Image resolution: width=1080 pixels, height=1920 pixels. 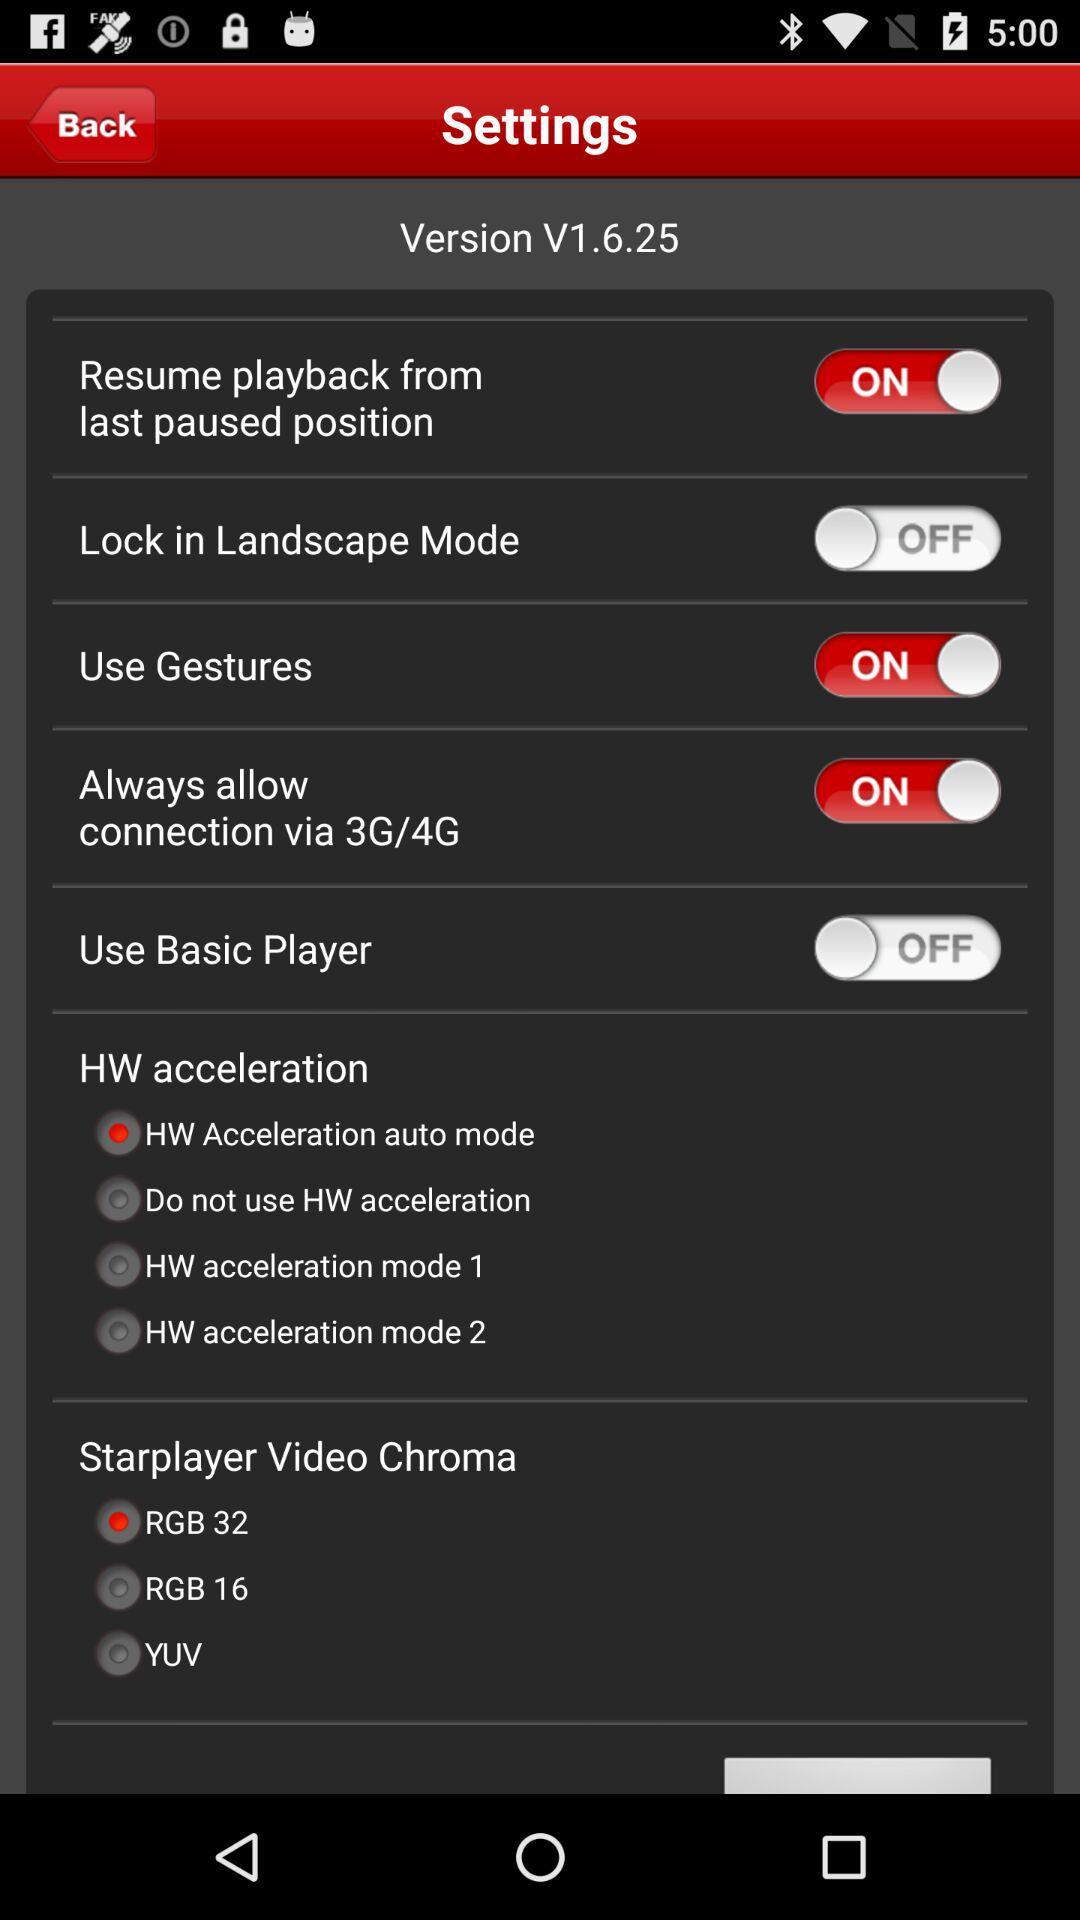 What do you see at coordinates (169, 1520) in the screenshot?
I see `the item above rgb 16 radio button` at bounding box center [169, 1520].